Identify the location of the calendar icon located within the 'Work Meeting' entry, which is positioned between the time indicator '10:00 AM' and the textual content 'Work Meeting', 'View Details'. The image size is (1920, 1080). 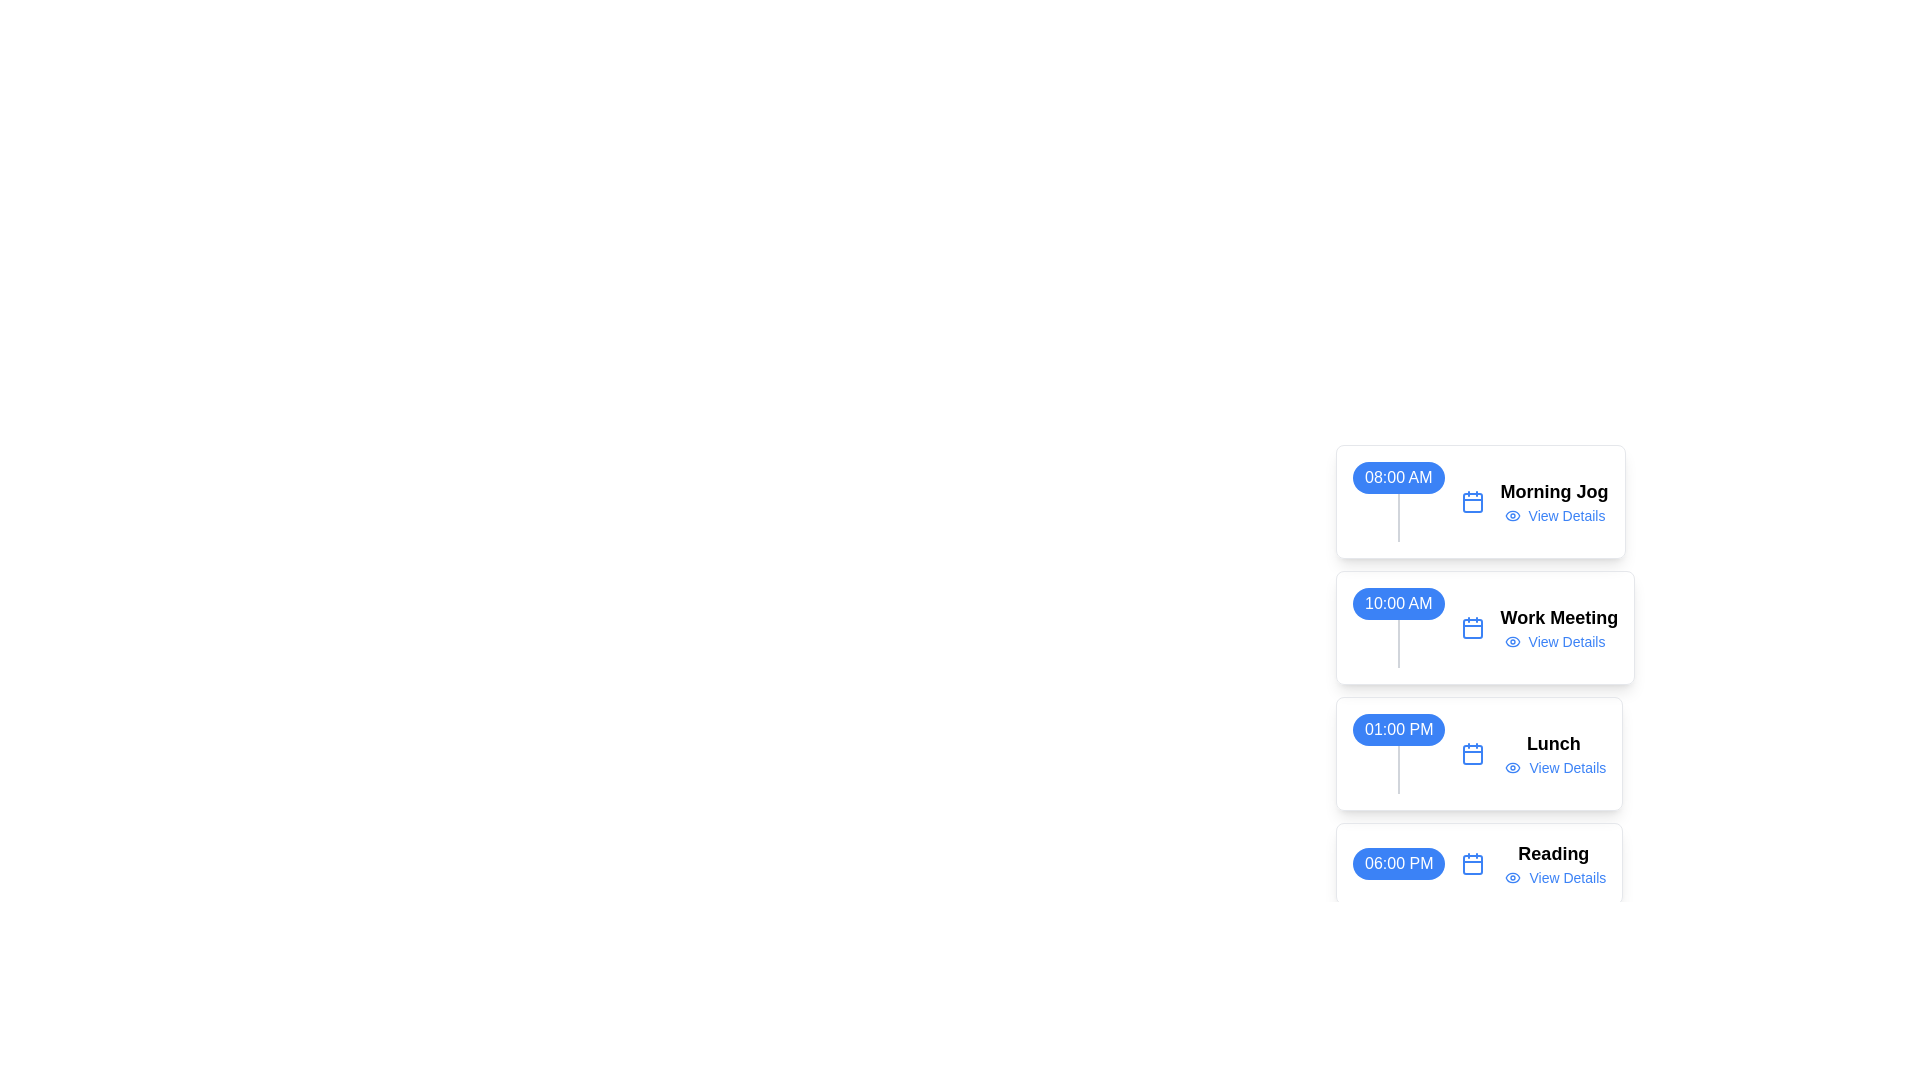
(1472, 627).